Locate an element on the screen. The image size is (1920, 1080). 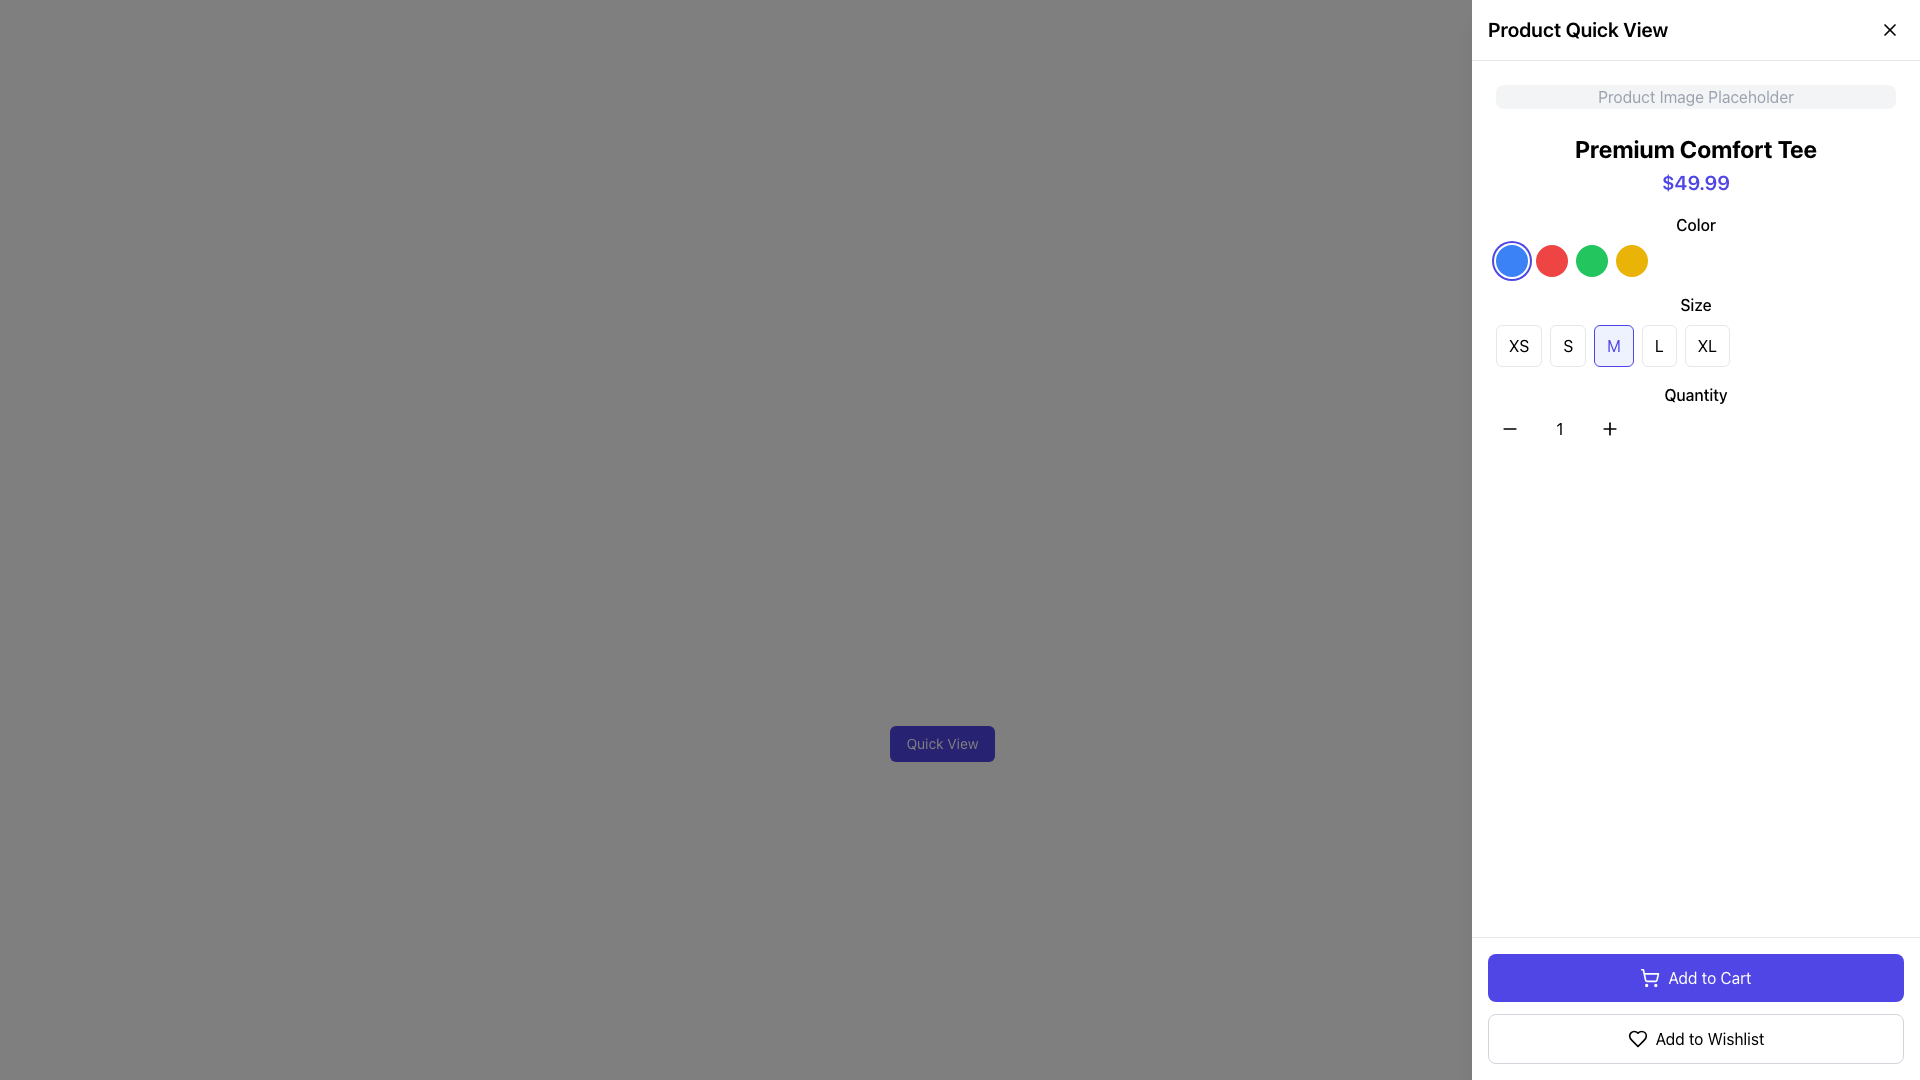
the size selection button labeled 'M', which is the third button in the row of size options within the 'Size' section of the product description layout is located at coordinates (1614, 345).